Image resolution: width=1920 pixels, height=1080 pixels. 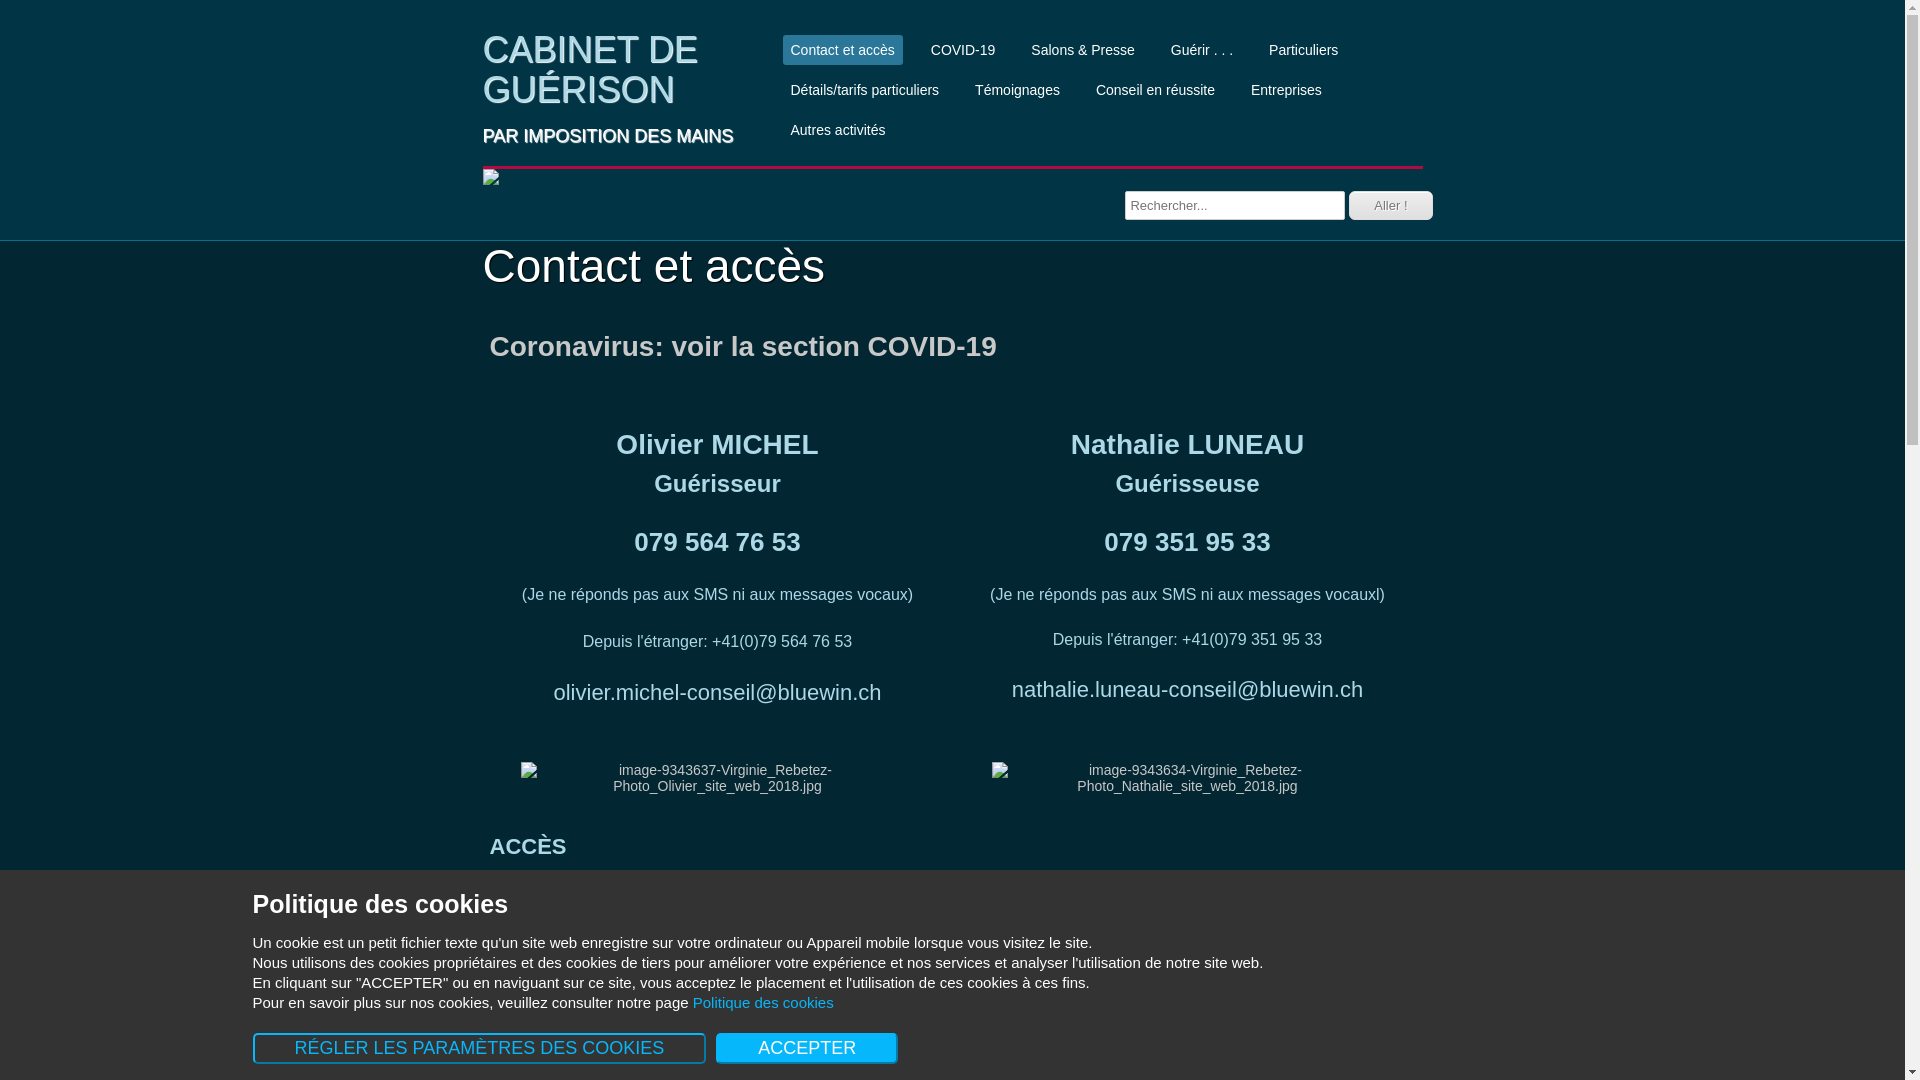 I want to click on 'Entreprises', so click(x=1286, y=88).